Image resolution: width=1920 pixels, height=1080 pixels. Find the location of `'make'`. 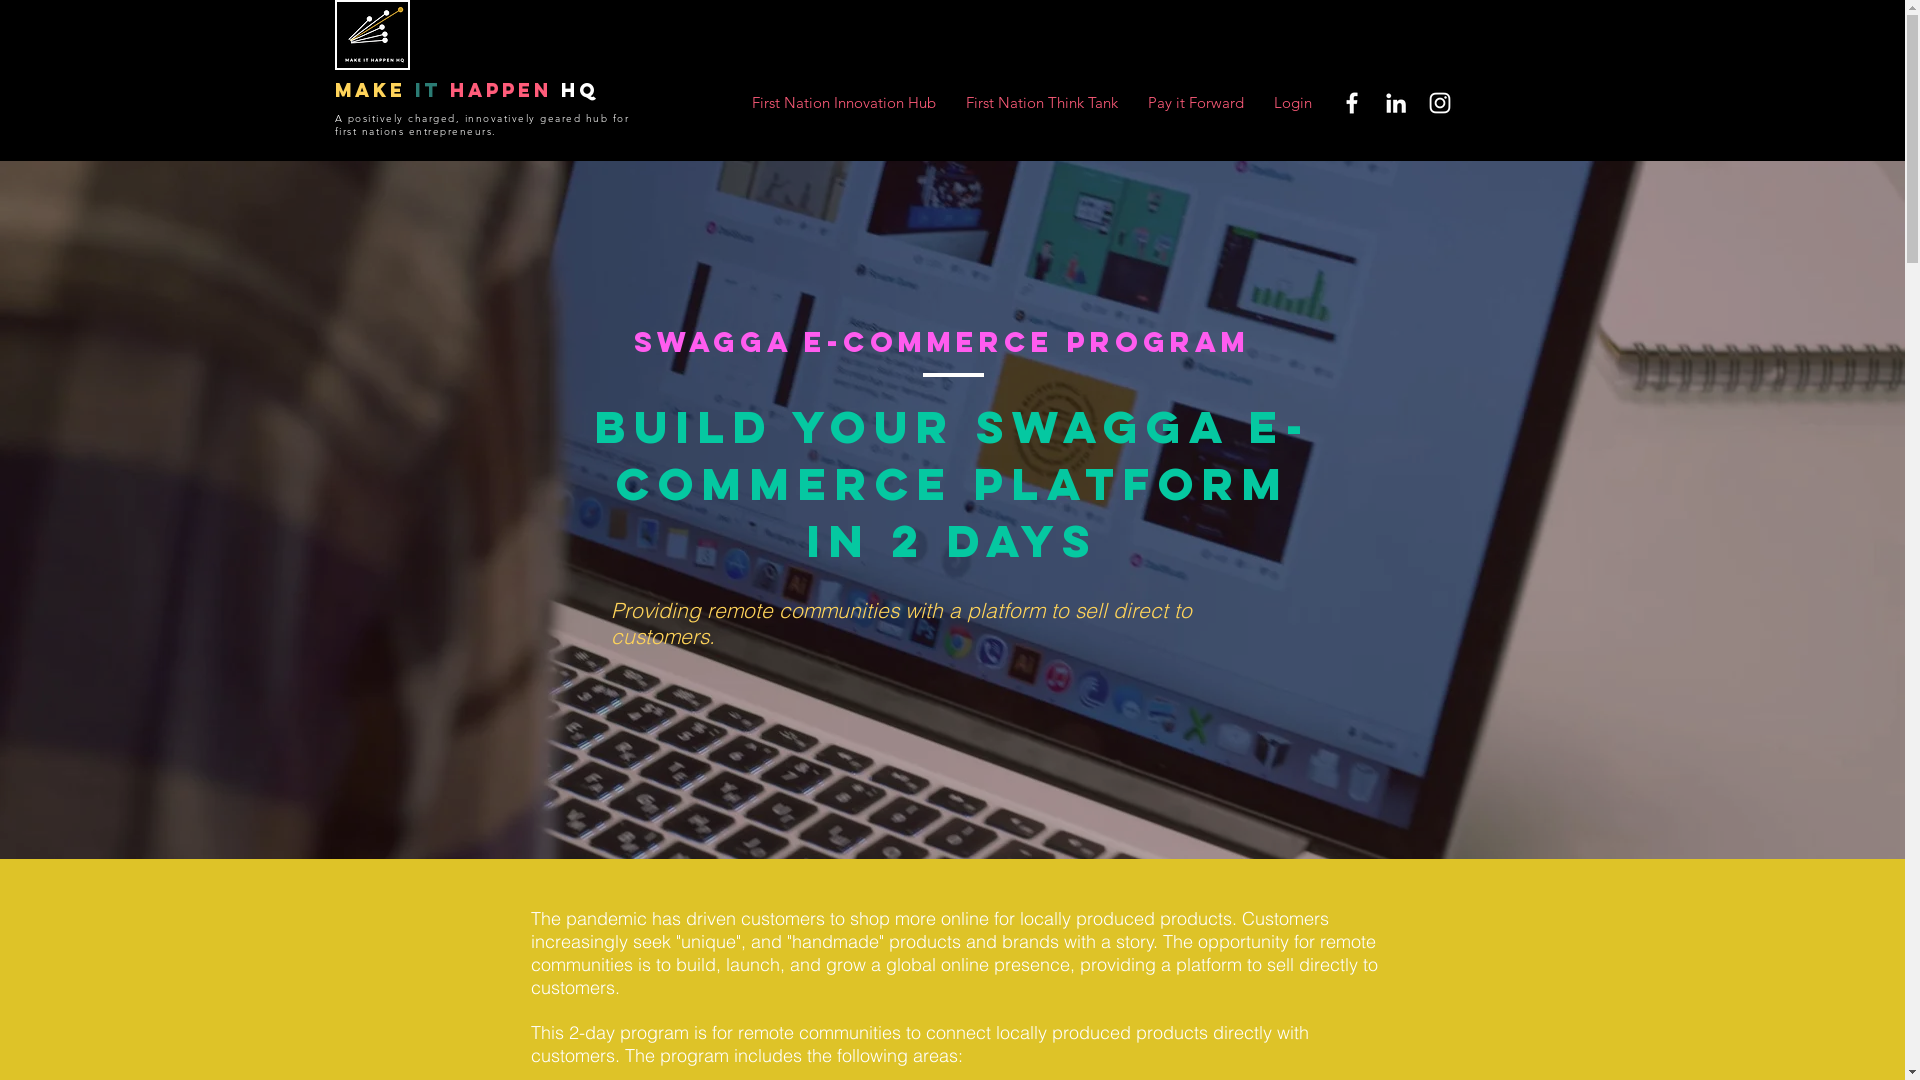

'make' is located at coordinates (369, 88).